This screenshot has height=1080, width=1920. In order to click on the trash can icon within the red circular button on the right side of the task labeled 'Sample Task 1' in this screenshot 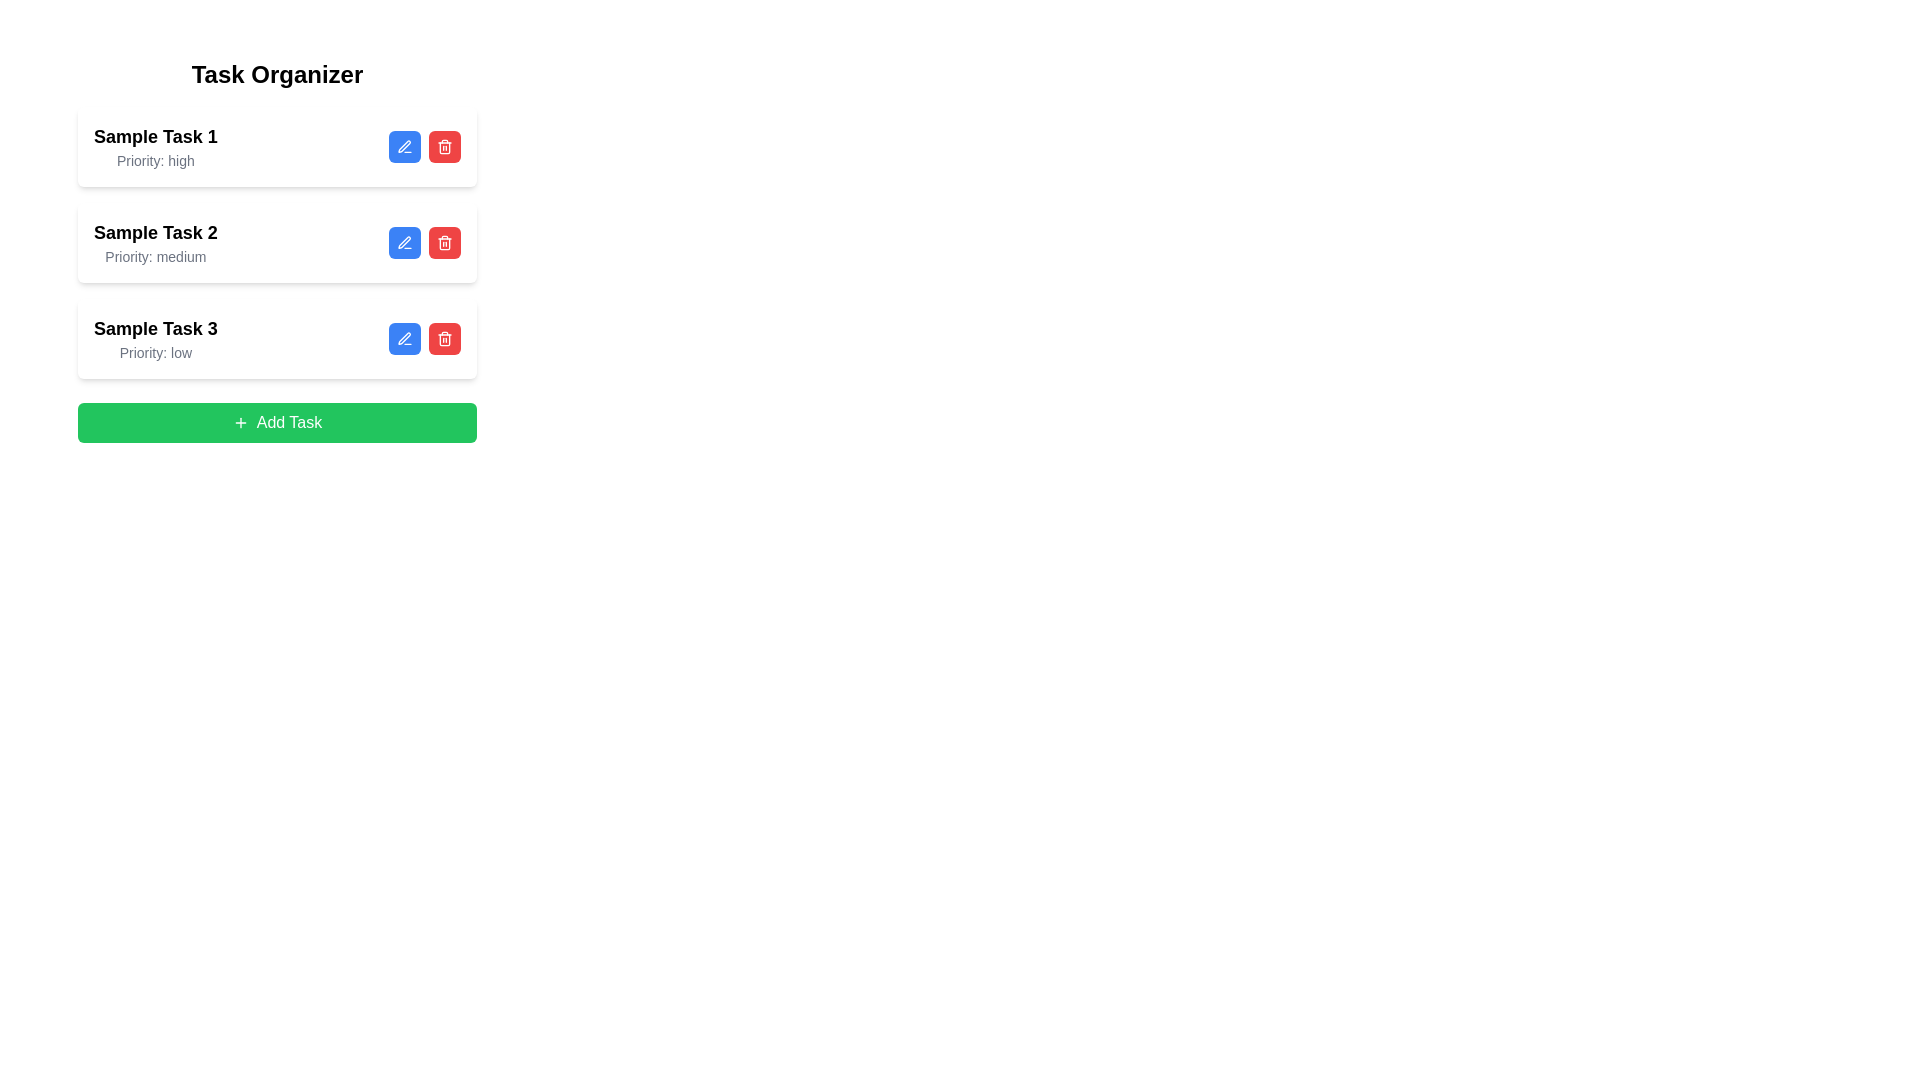, I will do `click(444, 145)`.